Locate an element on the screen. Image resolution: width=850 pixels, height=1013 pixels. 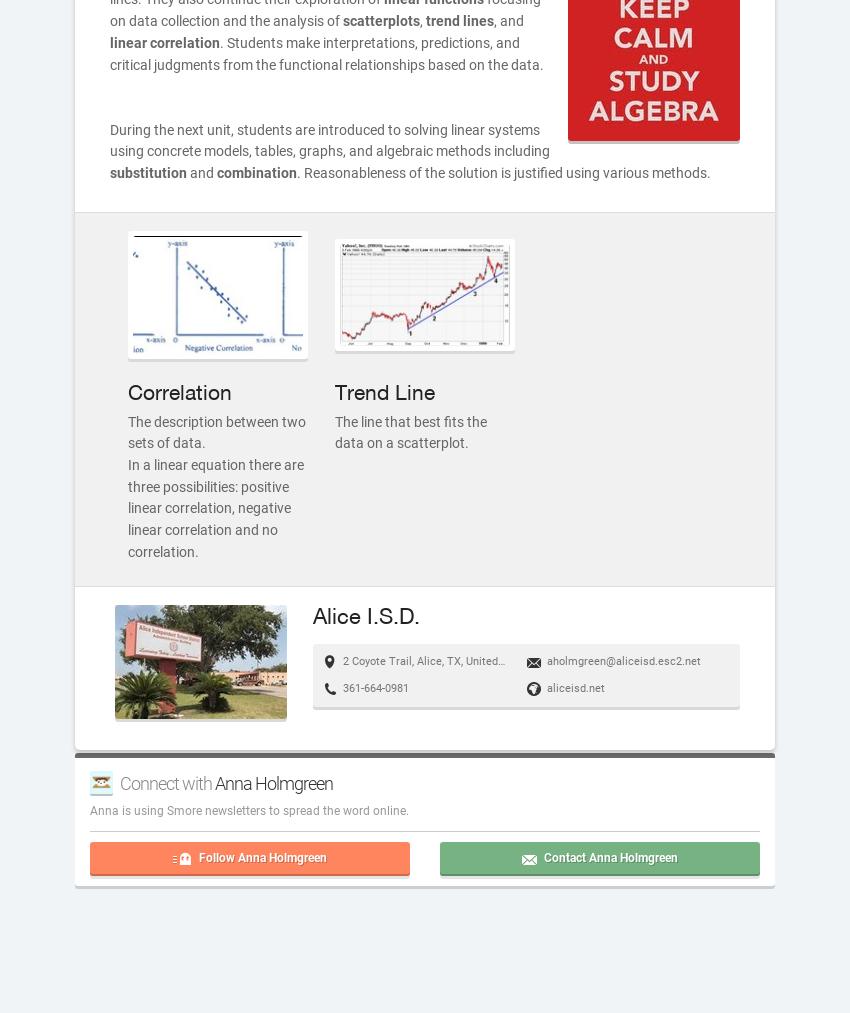
'The description between two sets of data.' is located at coordinates (217, 431).